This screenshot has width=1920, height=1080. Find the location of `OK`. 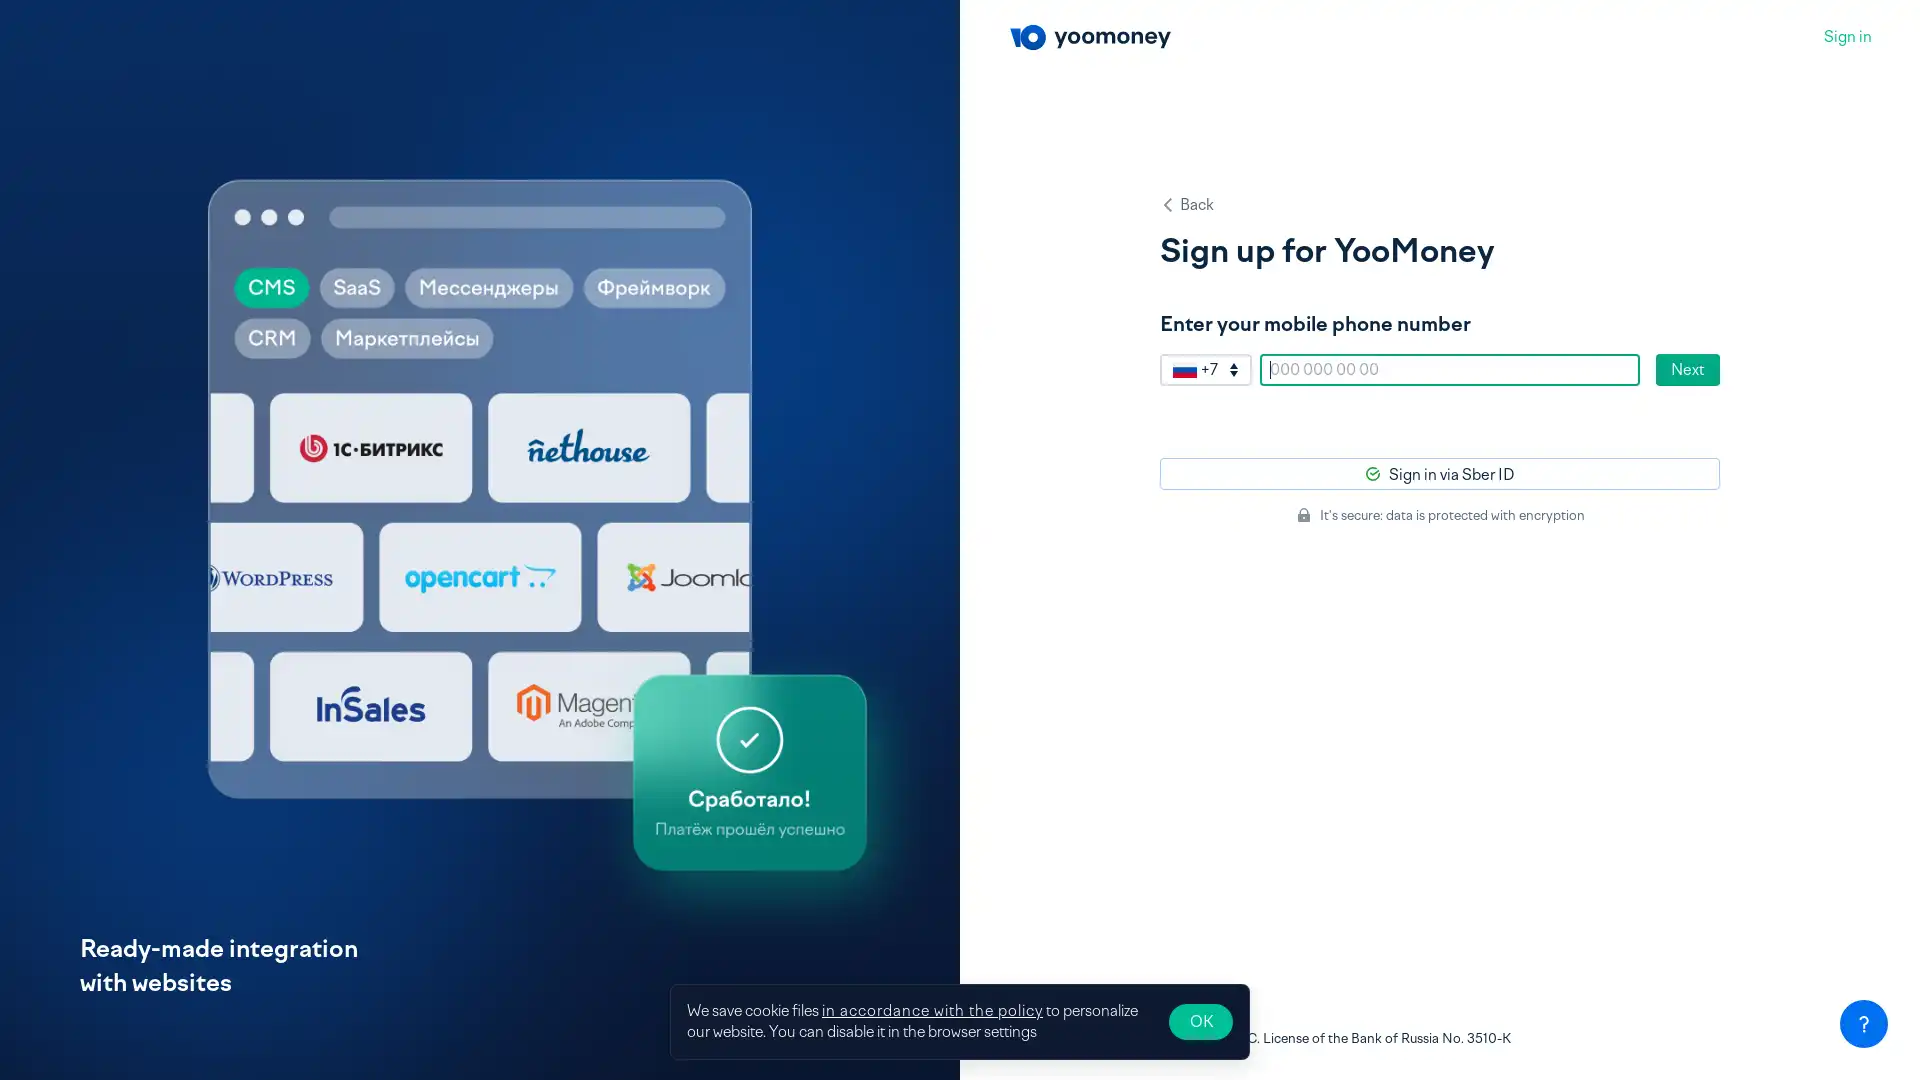

OK is located at coordinates (1200, 1022).